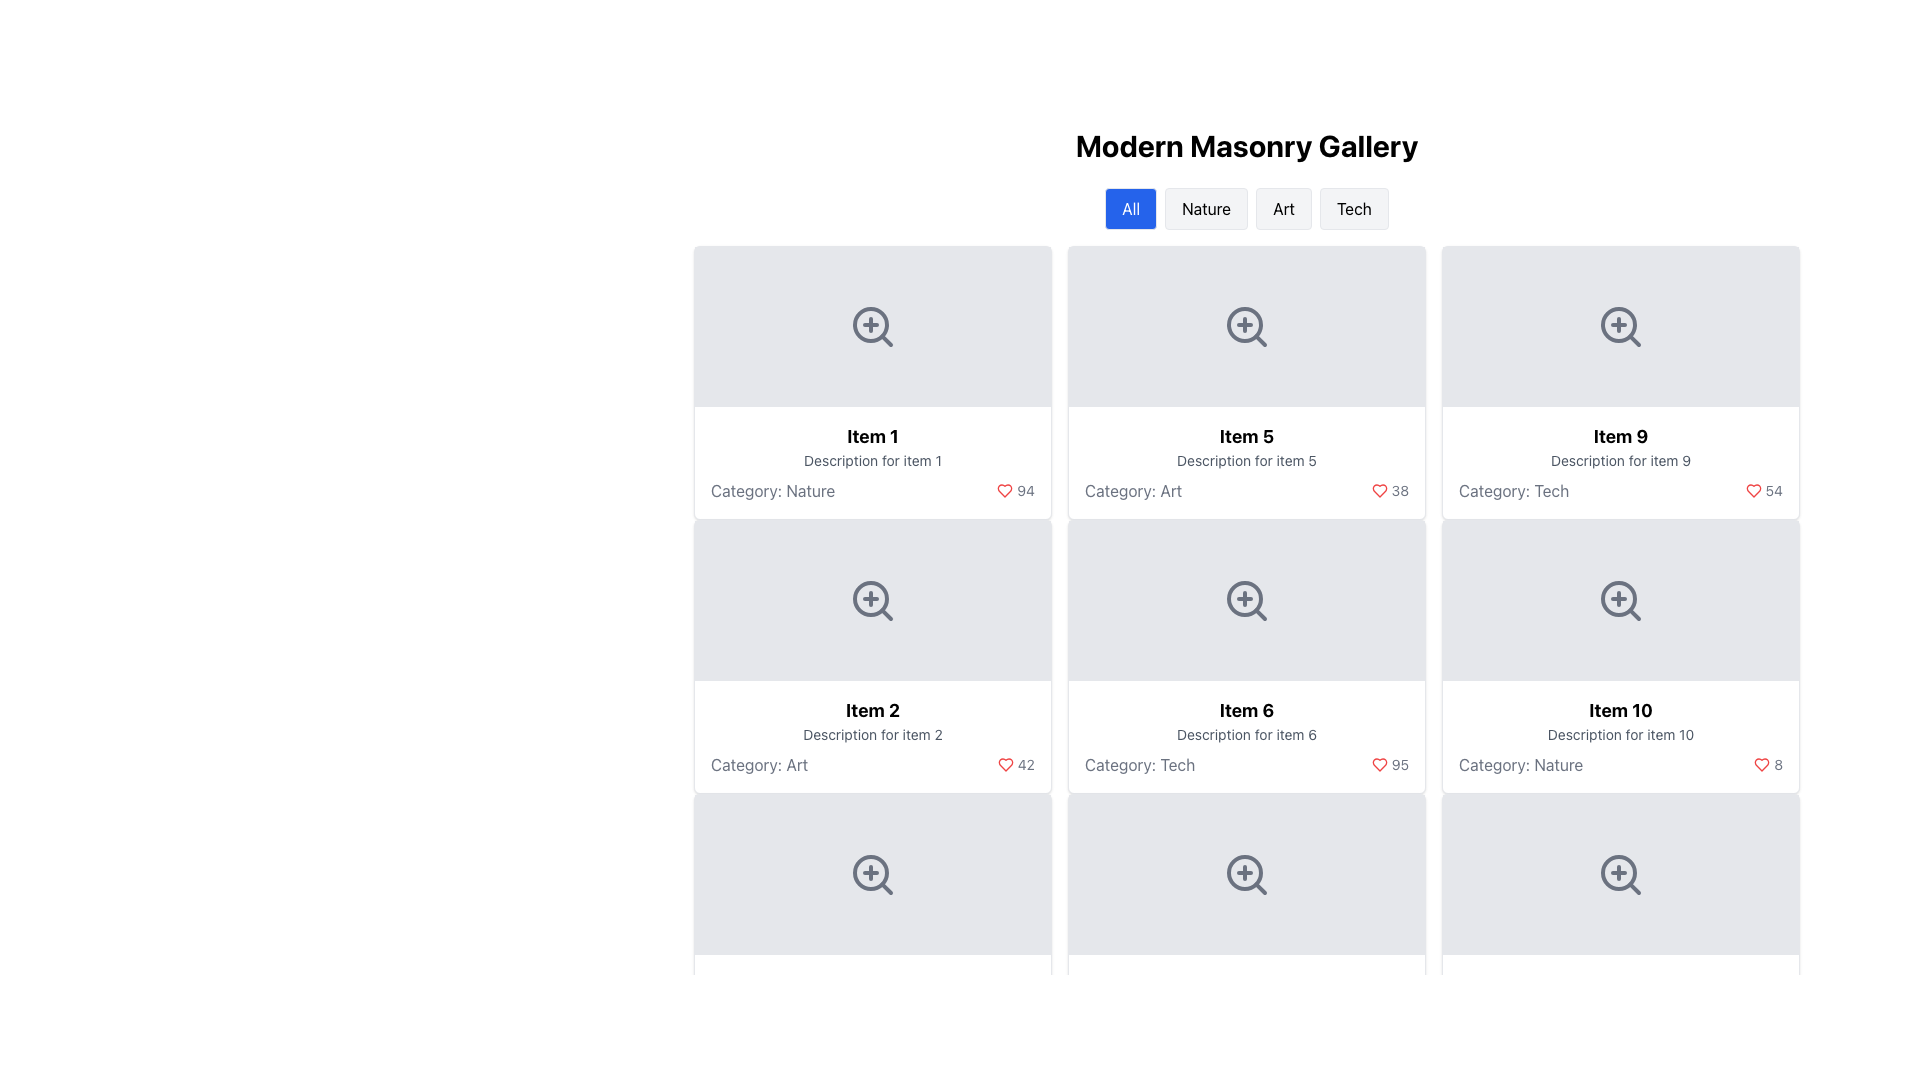  What do you see at coordinates (1246, 145) in the screenshot?
I see `text label 'Modern Masonry Gallery' which is a bold and large header centered at the top of the page` at bounding box center [1246, 145].